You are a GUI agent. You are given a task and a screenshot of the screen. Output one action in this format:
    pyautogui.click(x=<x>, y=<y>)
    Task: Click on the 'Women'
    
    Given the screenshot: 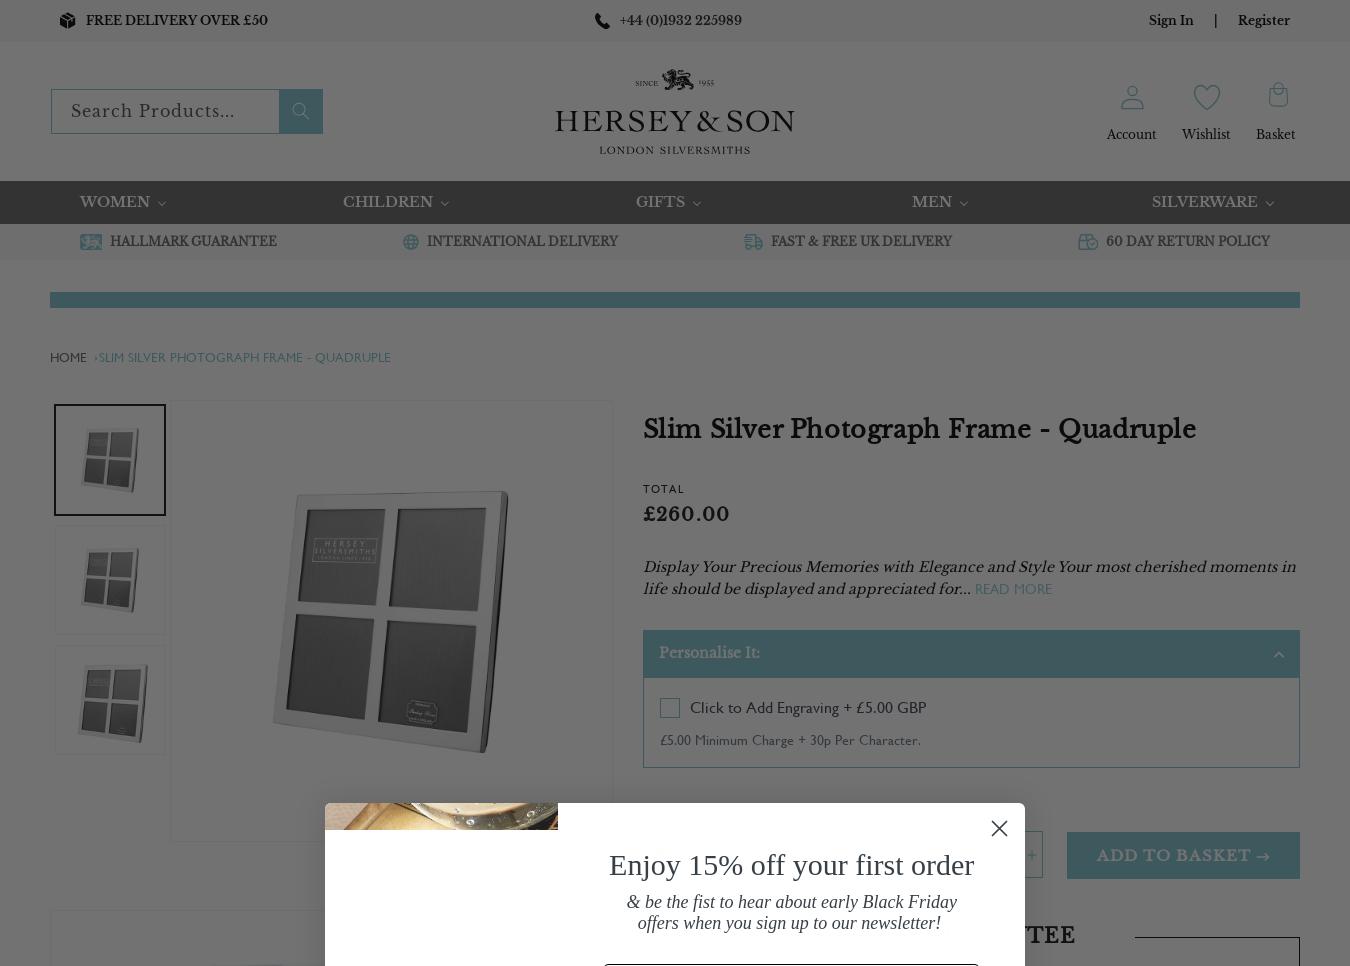 What is the action you would take?
    pyautogui.click(x=115, y=201)
    